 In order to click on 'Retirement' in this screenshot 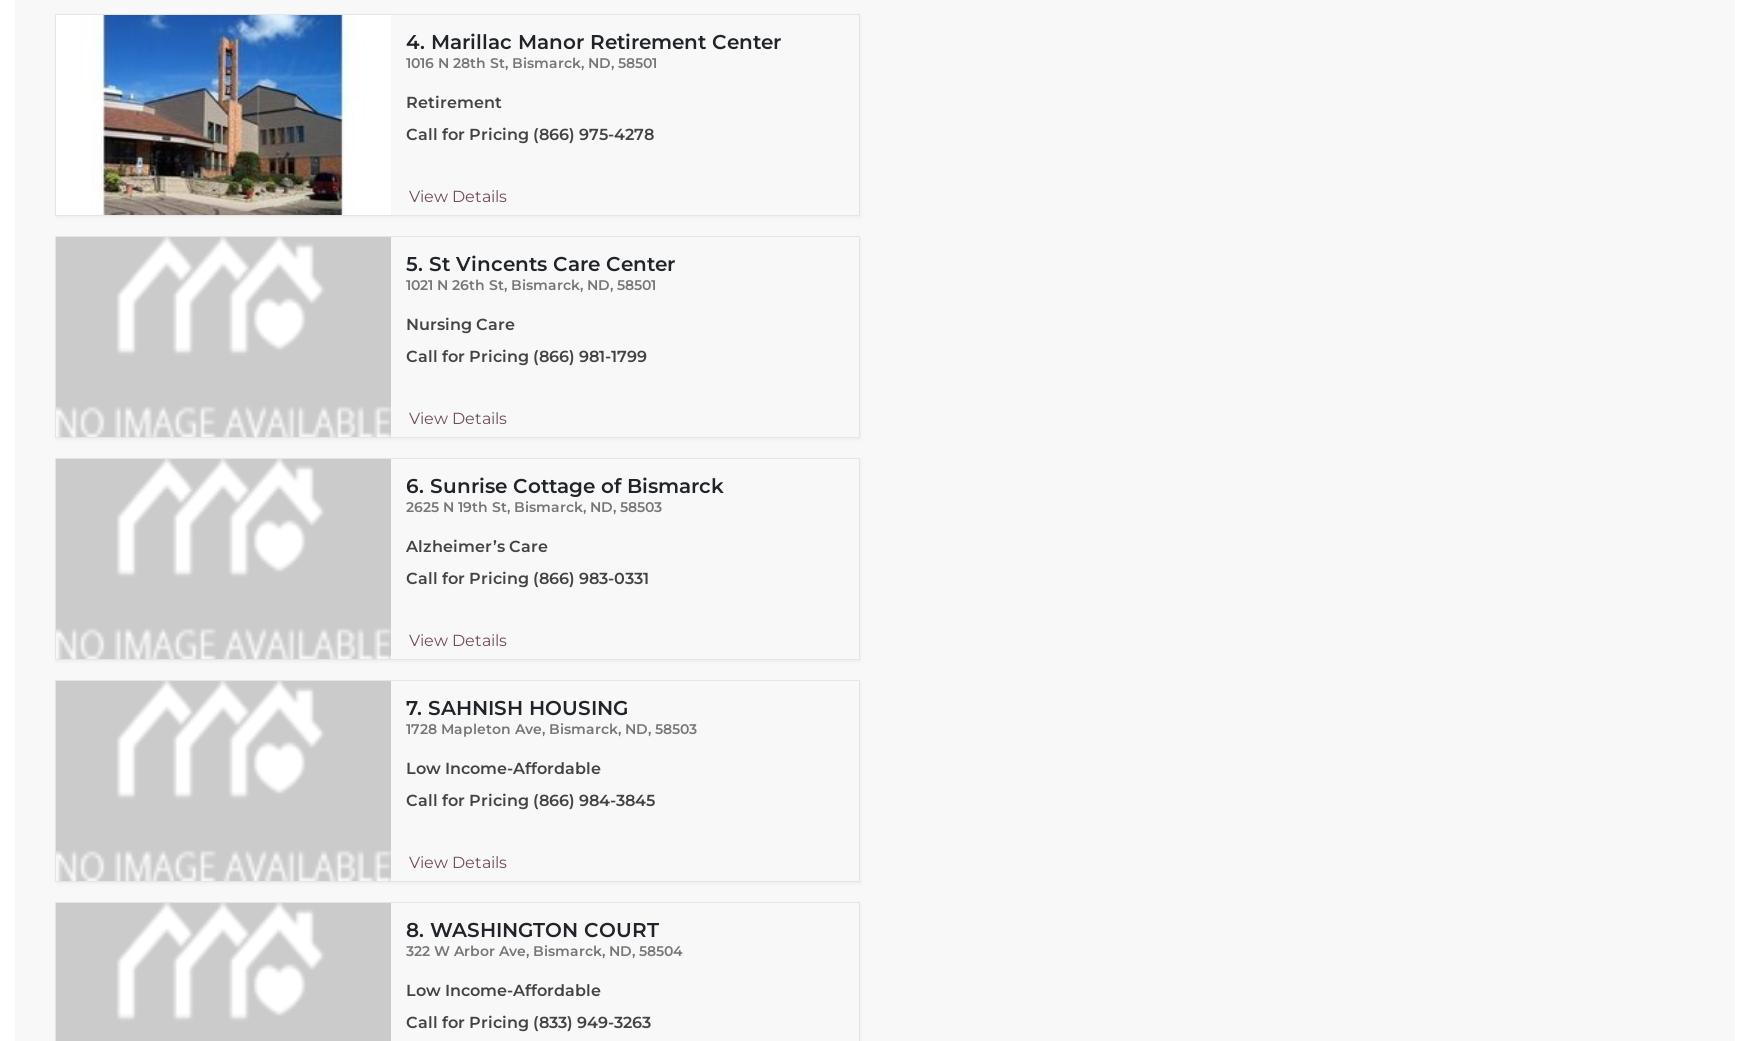, I will do `click(453, 101)`.